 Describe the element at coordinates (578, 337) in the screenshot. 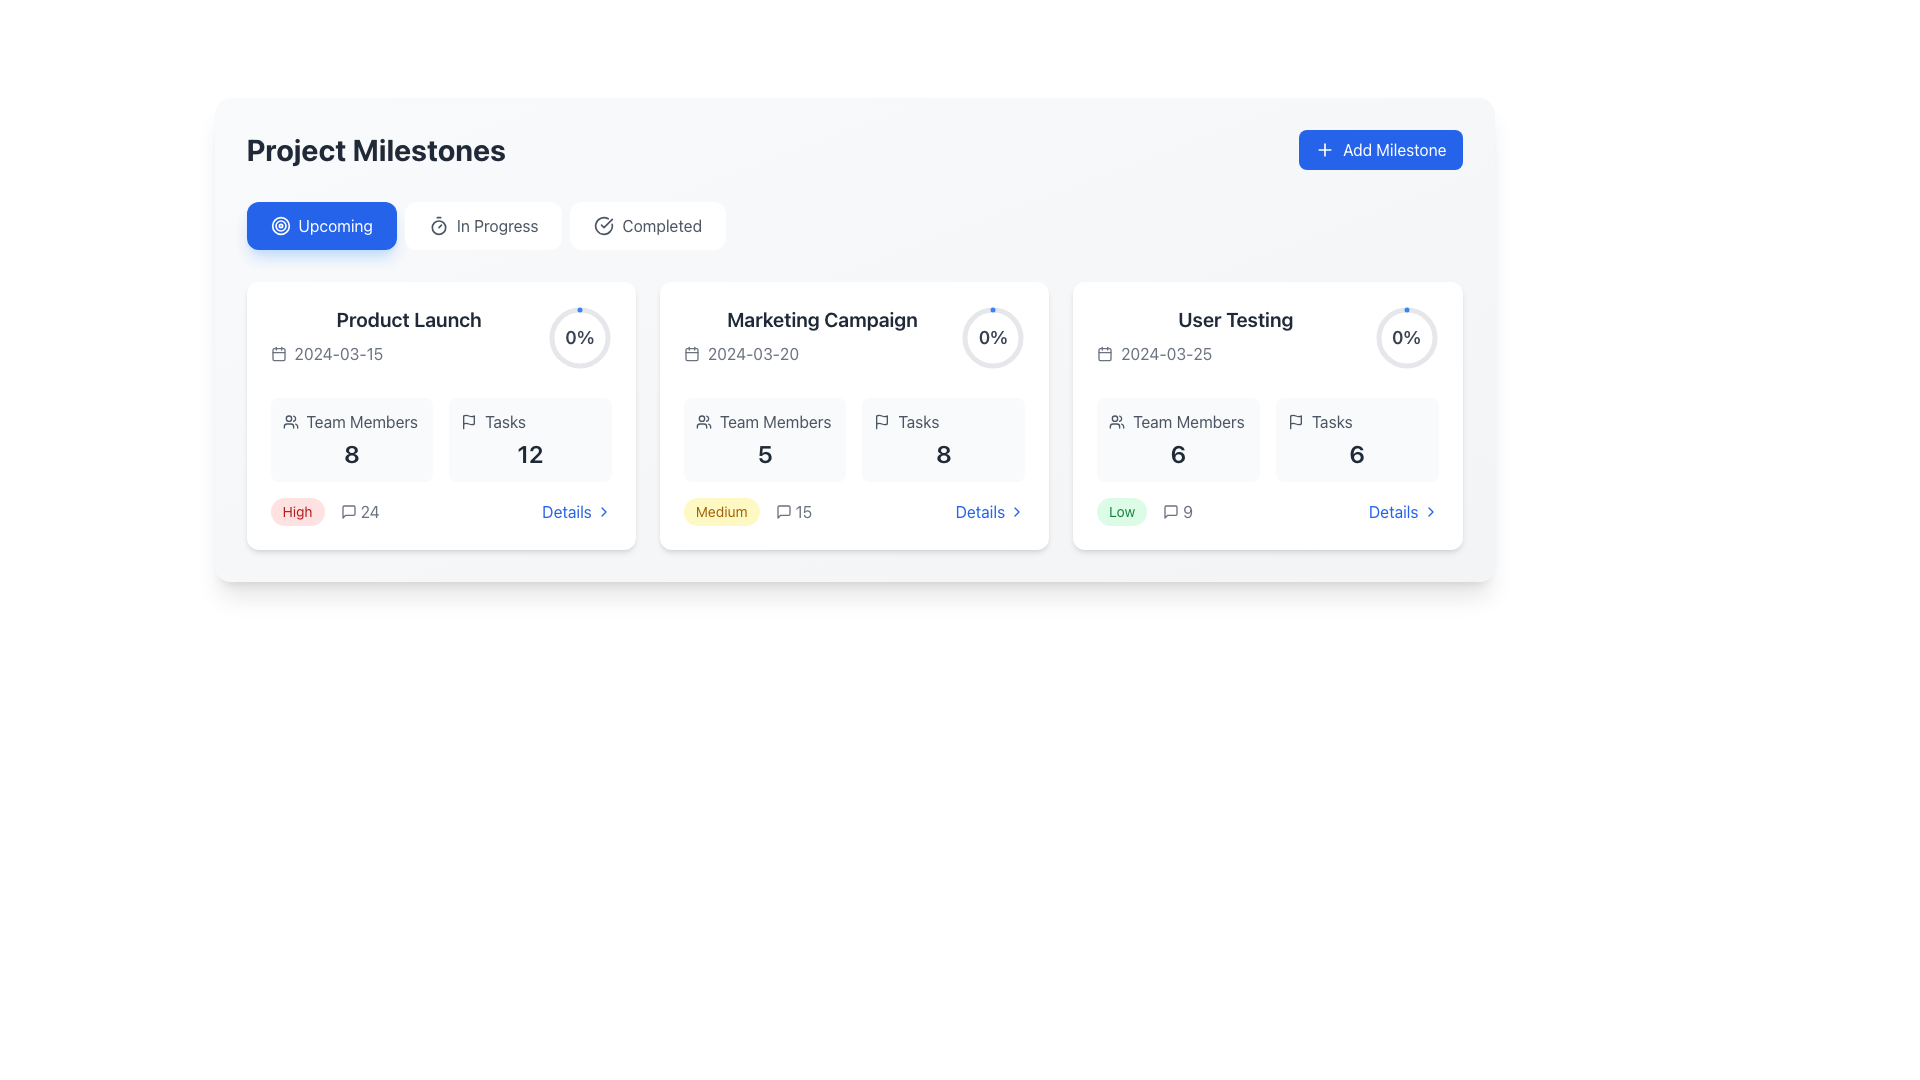

I see `the circular progress indicator located in the top-right corner of the 'Product Launch' card` at that location.